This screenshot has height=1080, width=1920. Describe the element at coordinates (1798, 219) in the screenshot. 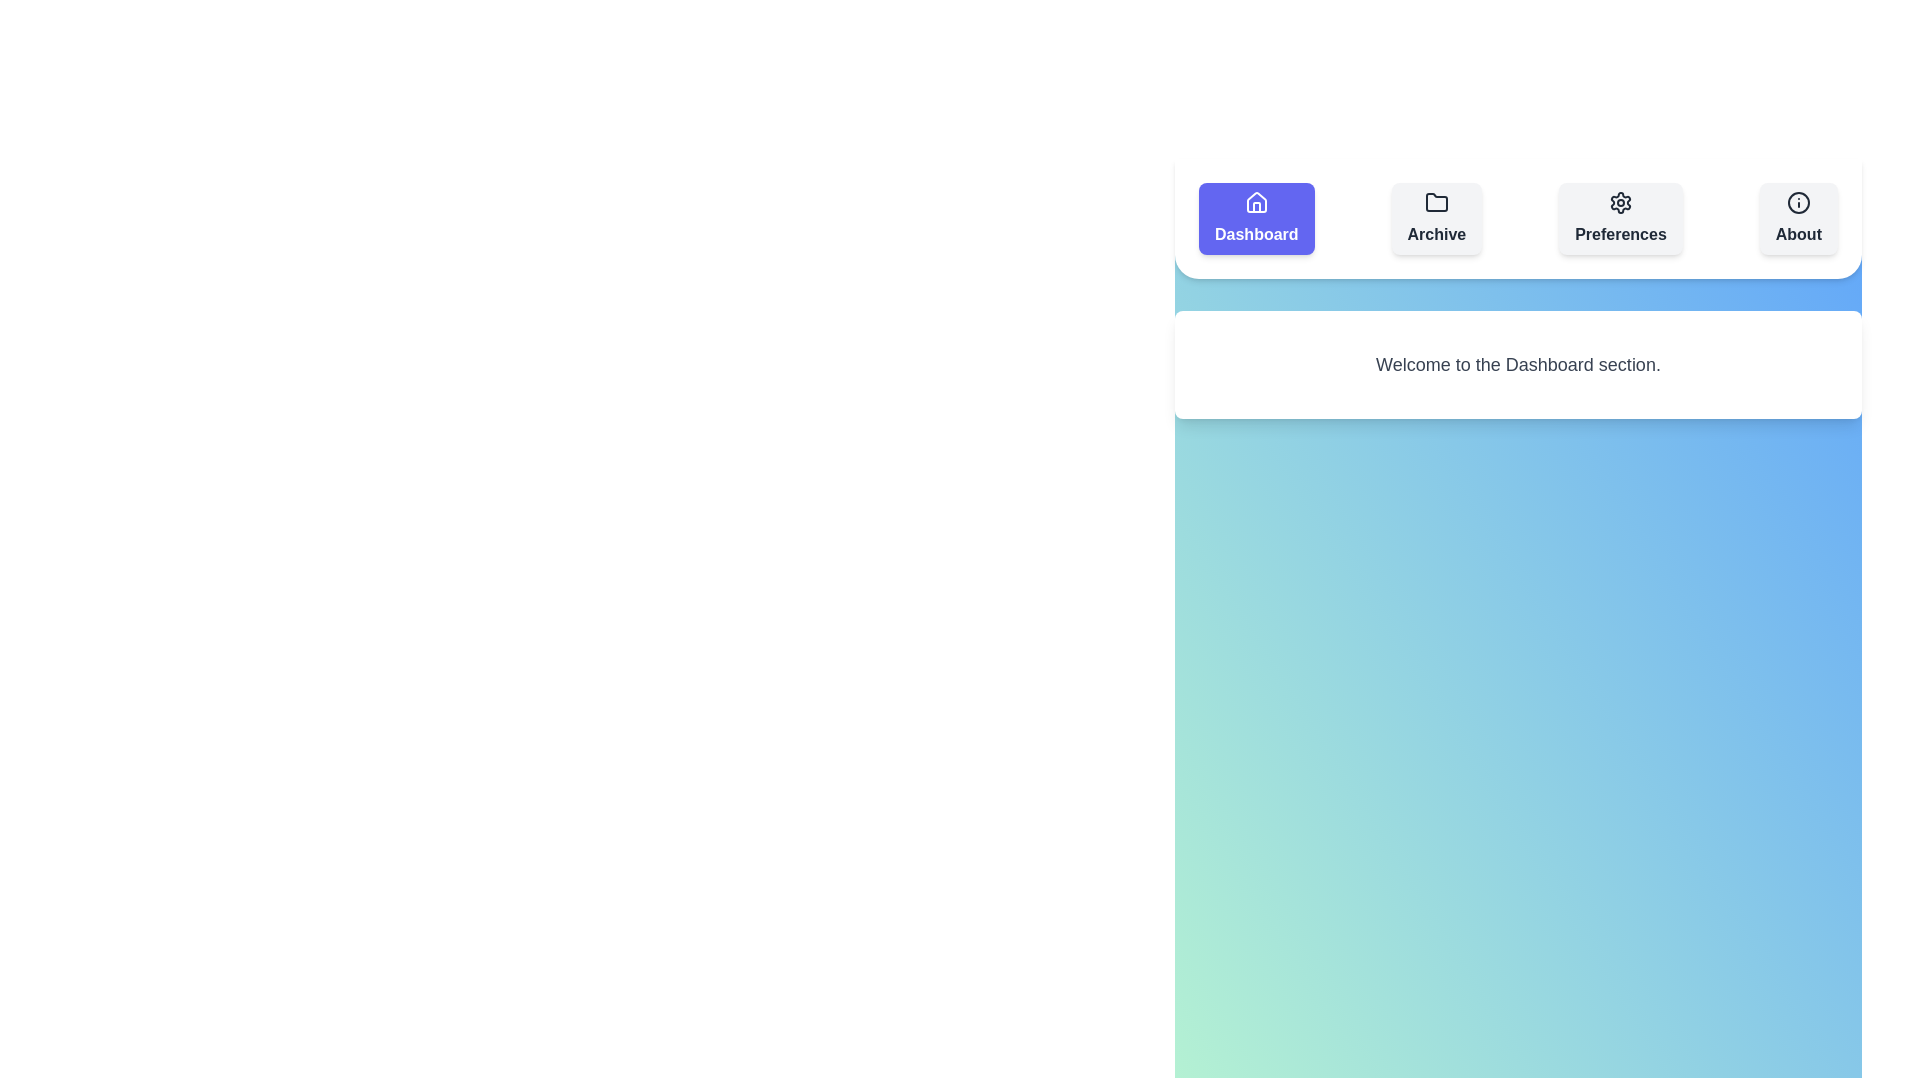

I see `the section button labeled About to switch to that section` at that location.